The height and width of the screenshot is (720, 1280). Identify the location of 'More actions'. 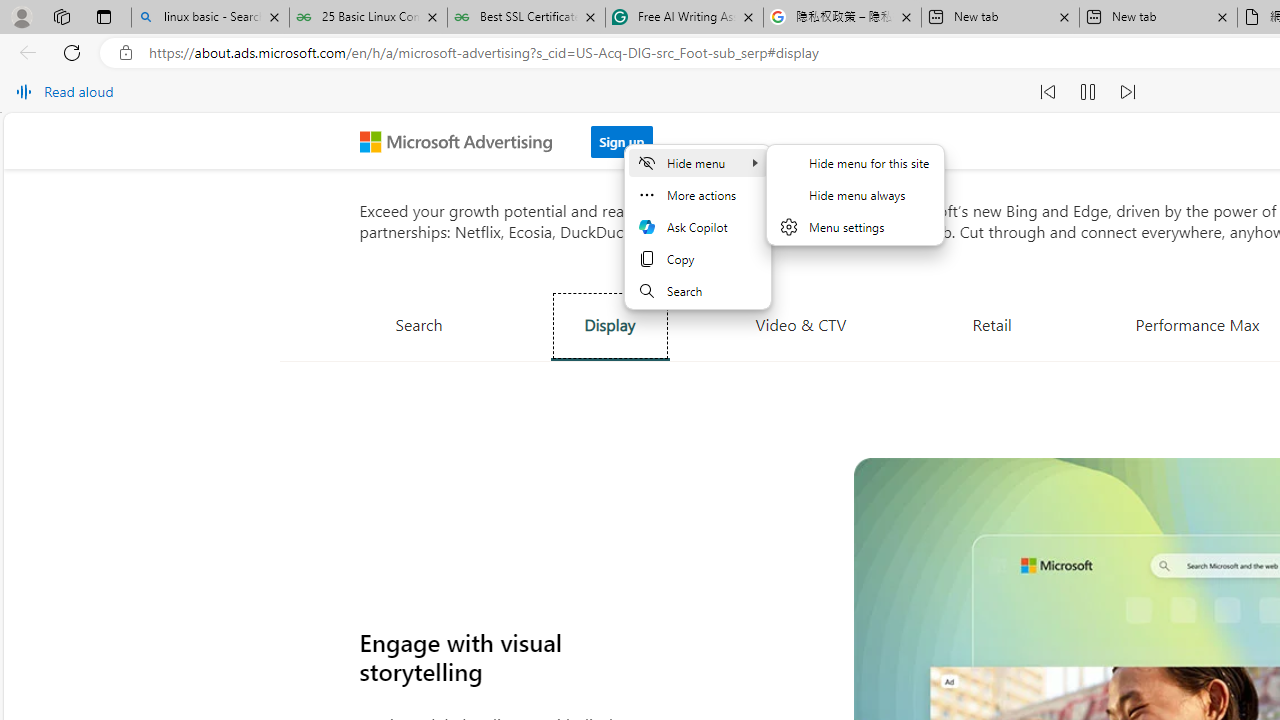
(697, 195).